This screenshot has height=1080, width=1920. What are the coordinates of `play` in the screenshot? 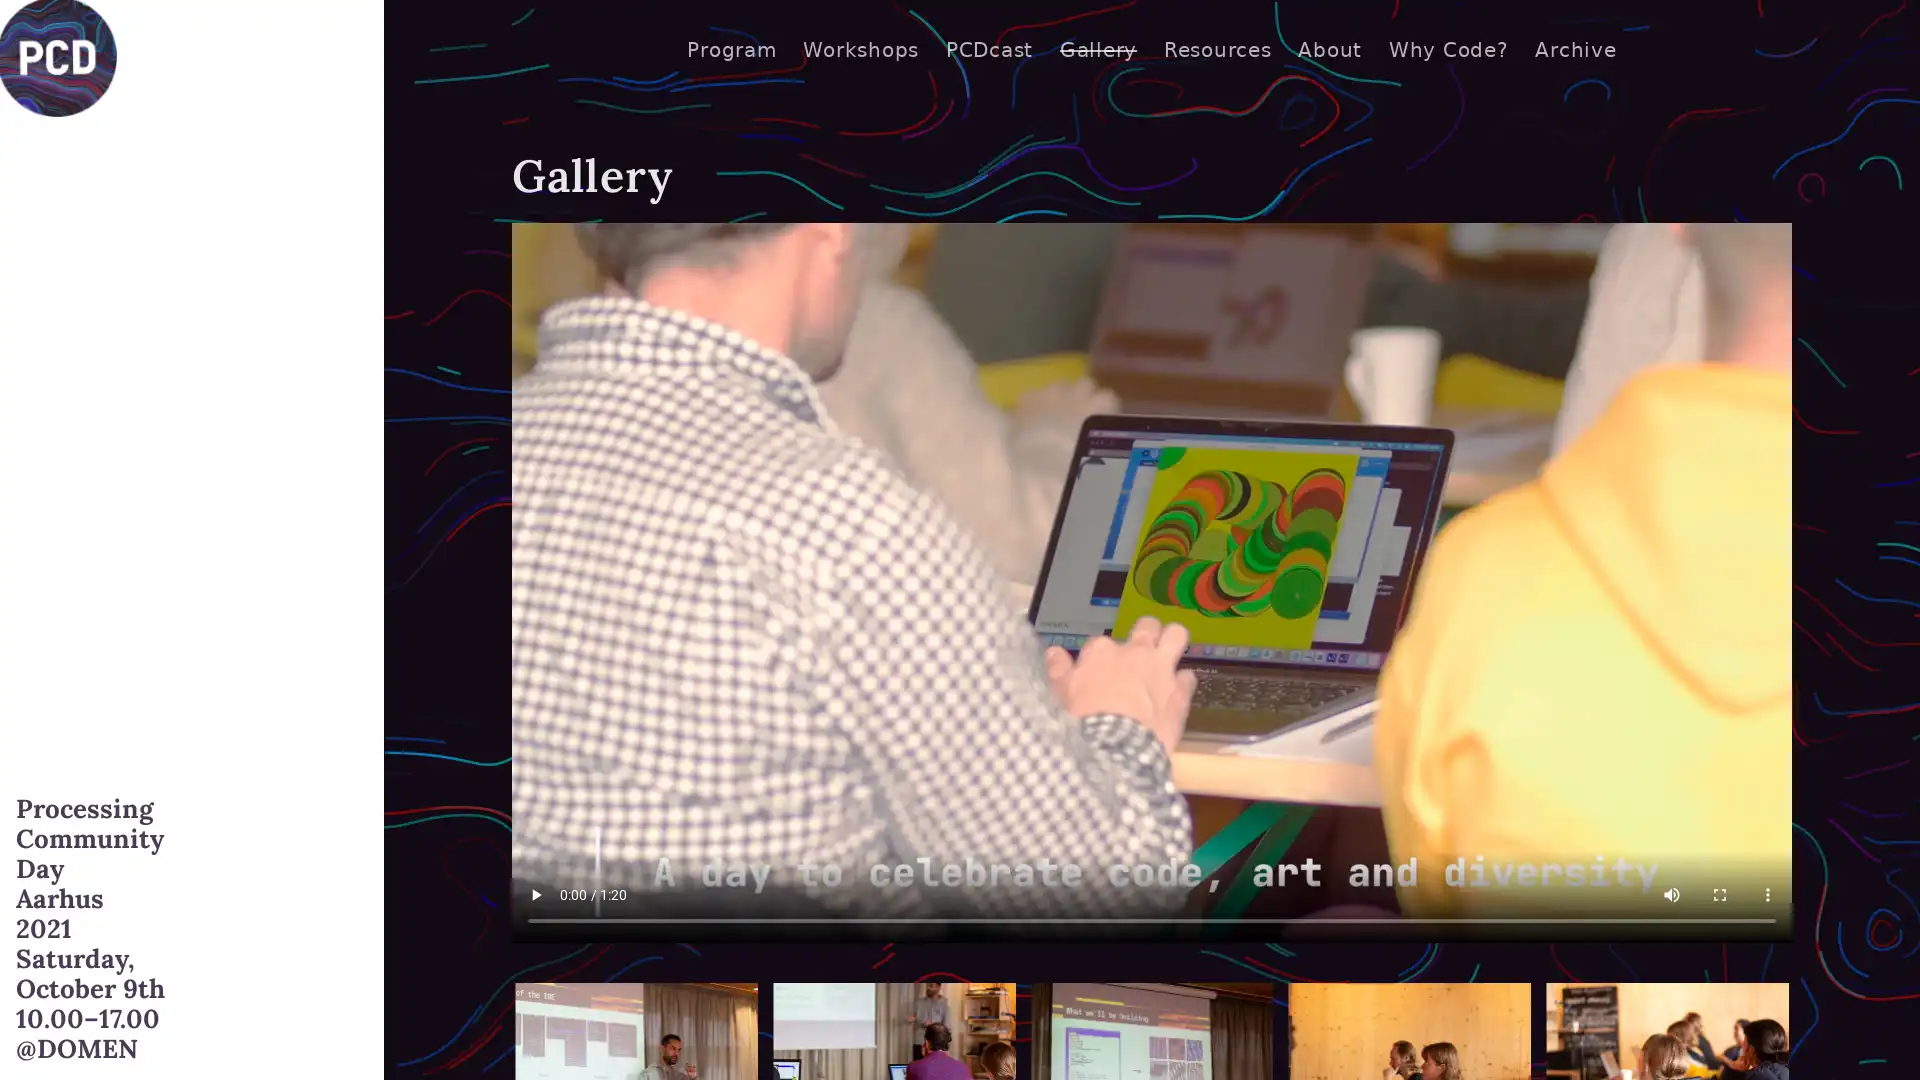 It's located at (536, 893).